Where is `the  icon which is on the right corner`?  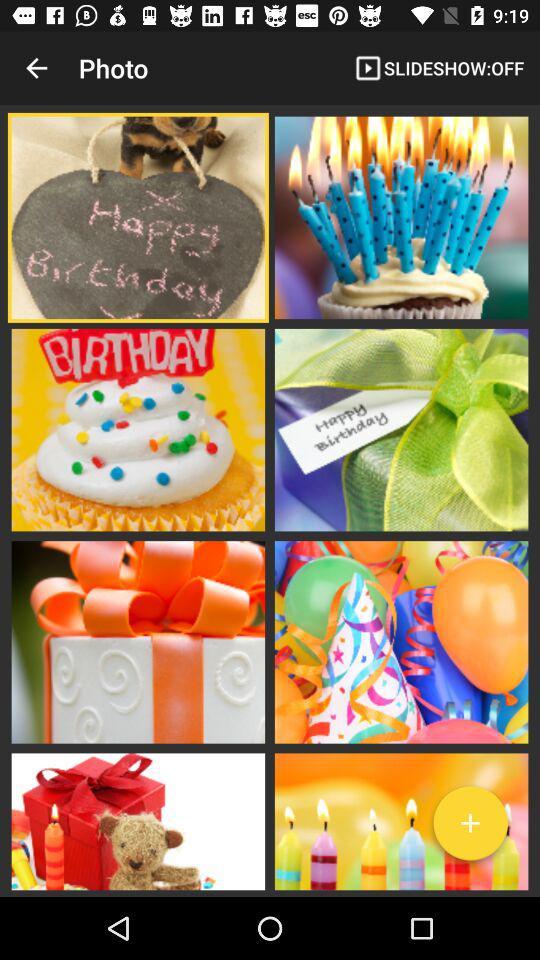 the  icon which is on the right corner is located at coordinates (470, 827).